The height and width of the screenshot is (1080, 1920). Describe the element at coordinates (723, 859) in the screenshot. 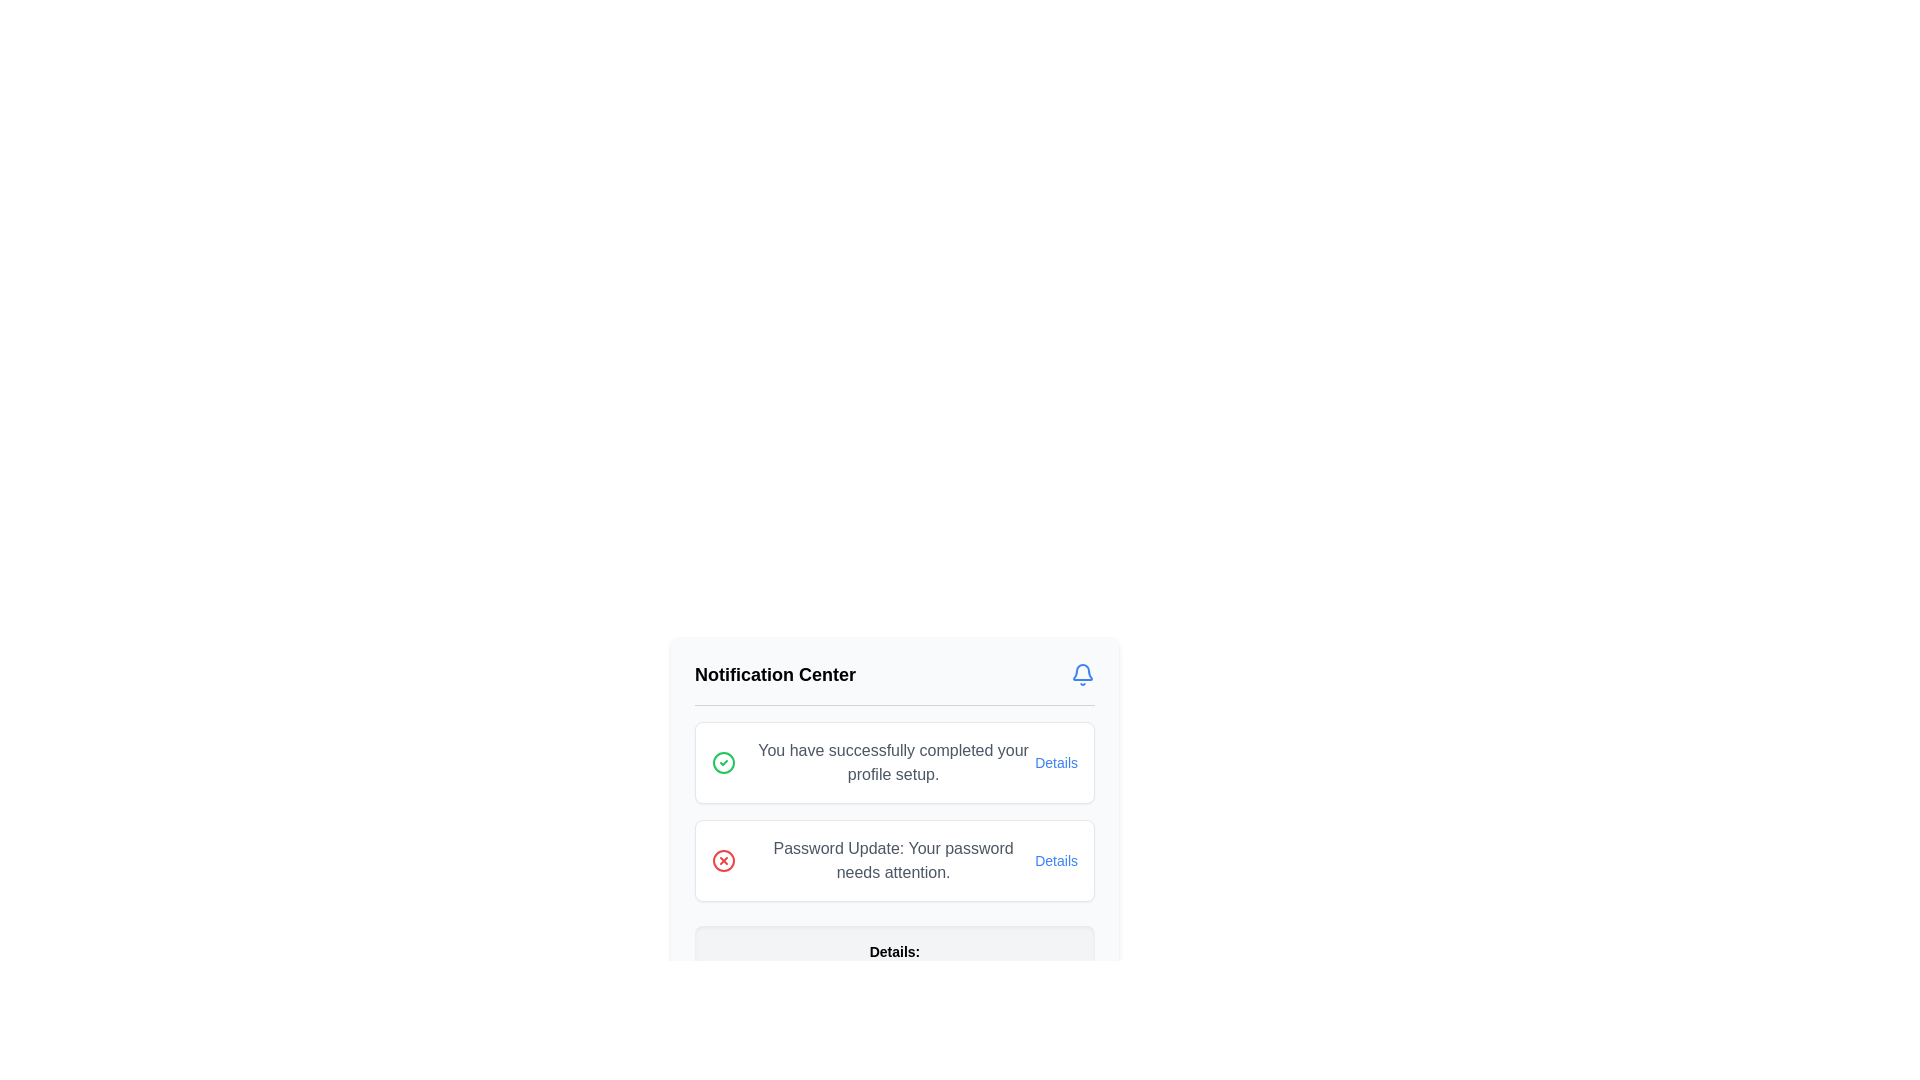

I see `the visual decoration (circle within the icon) that indicates an error or warning, located near the center of an icon with a cross mark to the left of the text 'Password Update: Your password needs attention.'` at that location.